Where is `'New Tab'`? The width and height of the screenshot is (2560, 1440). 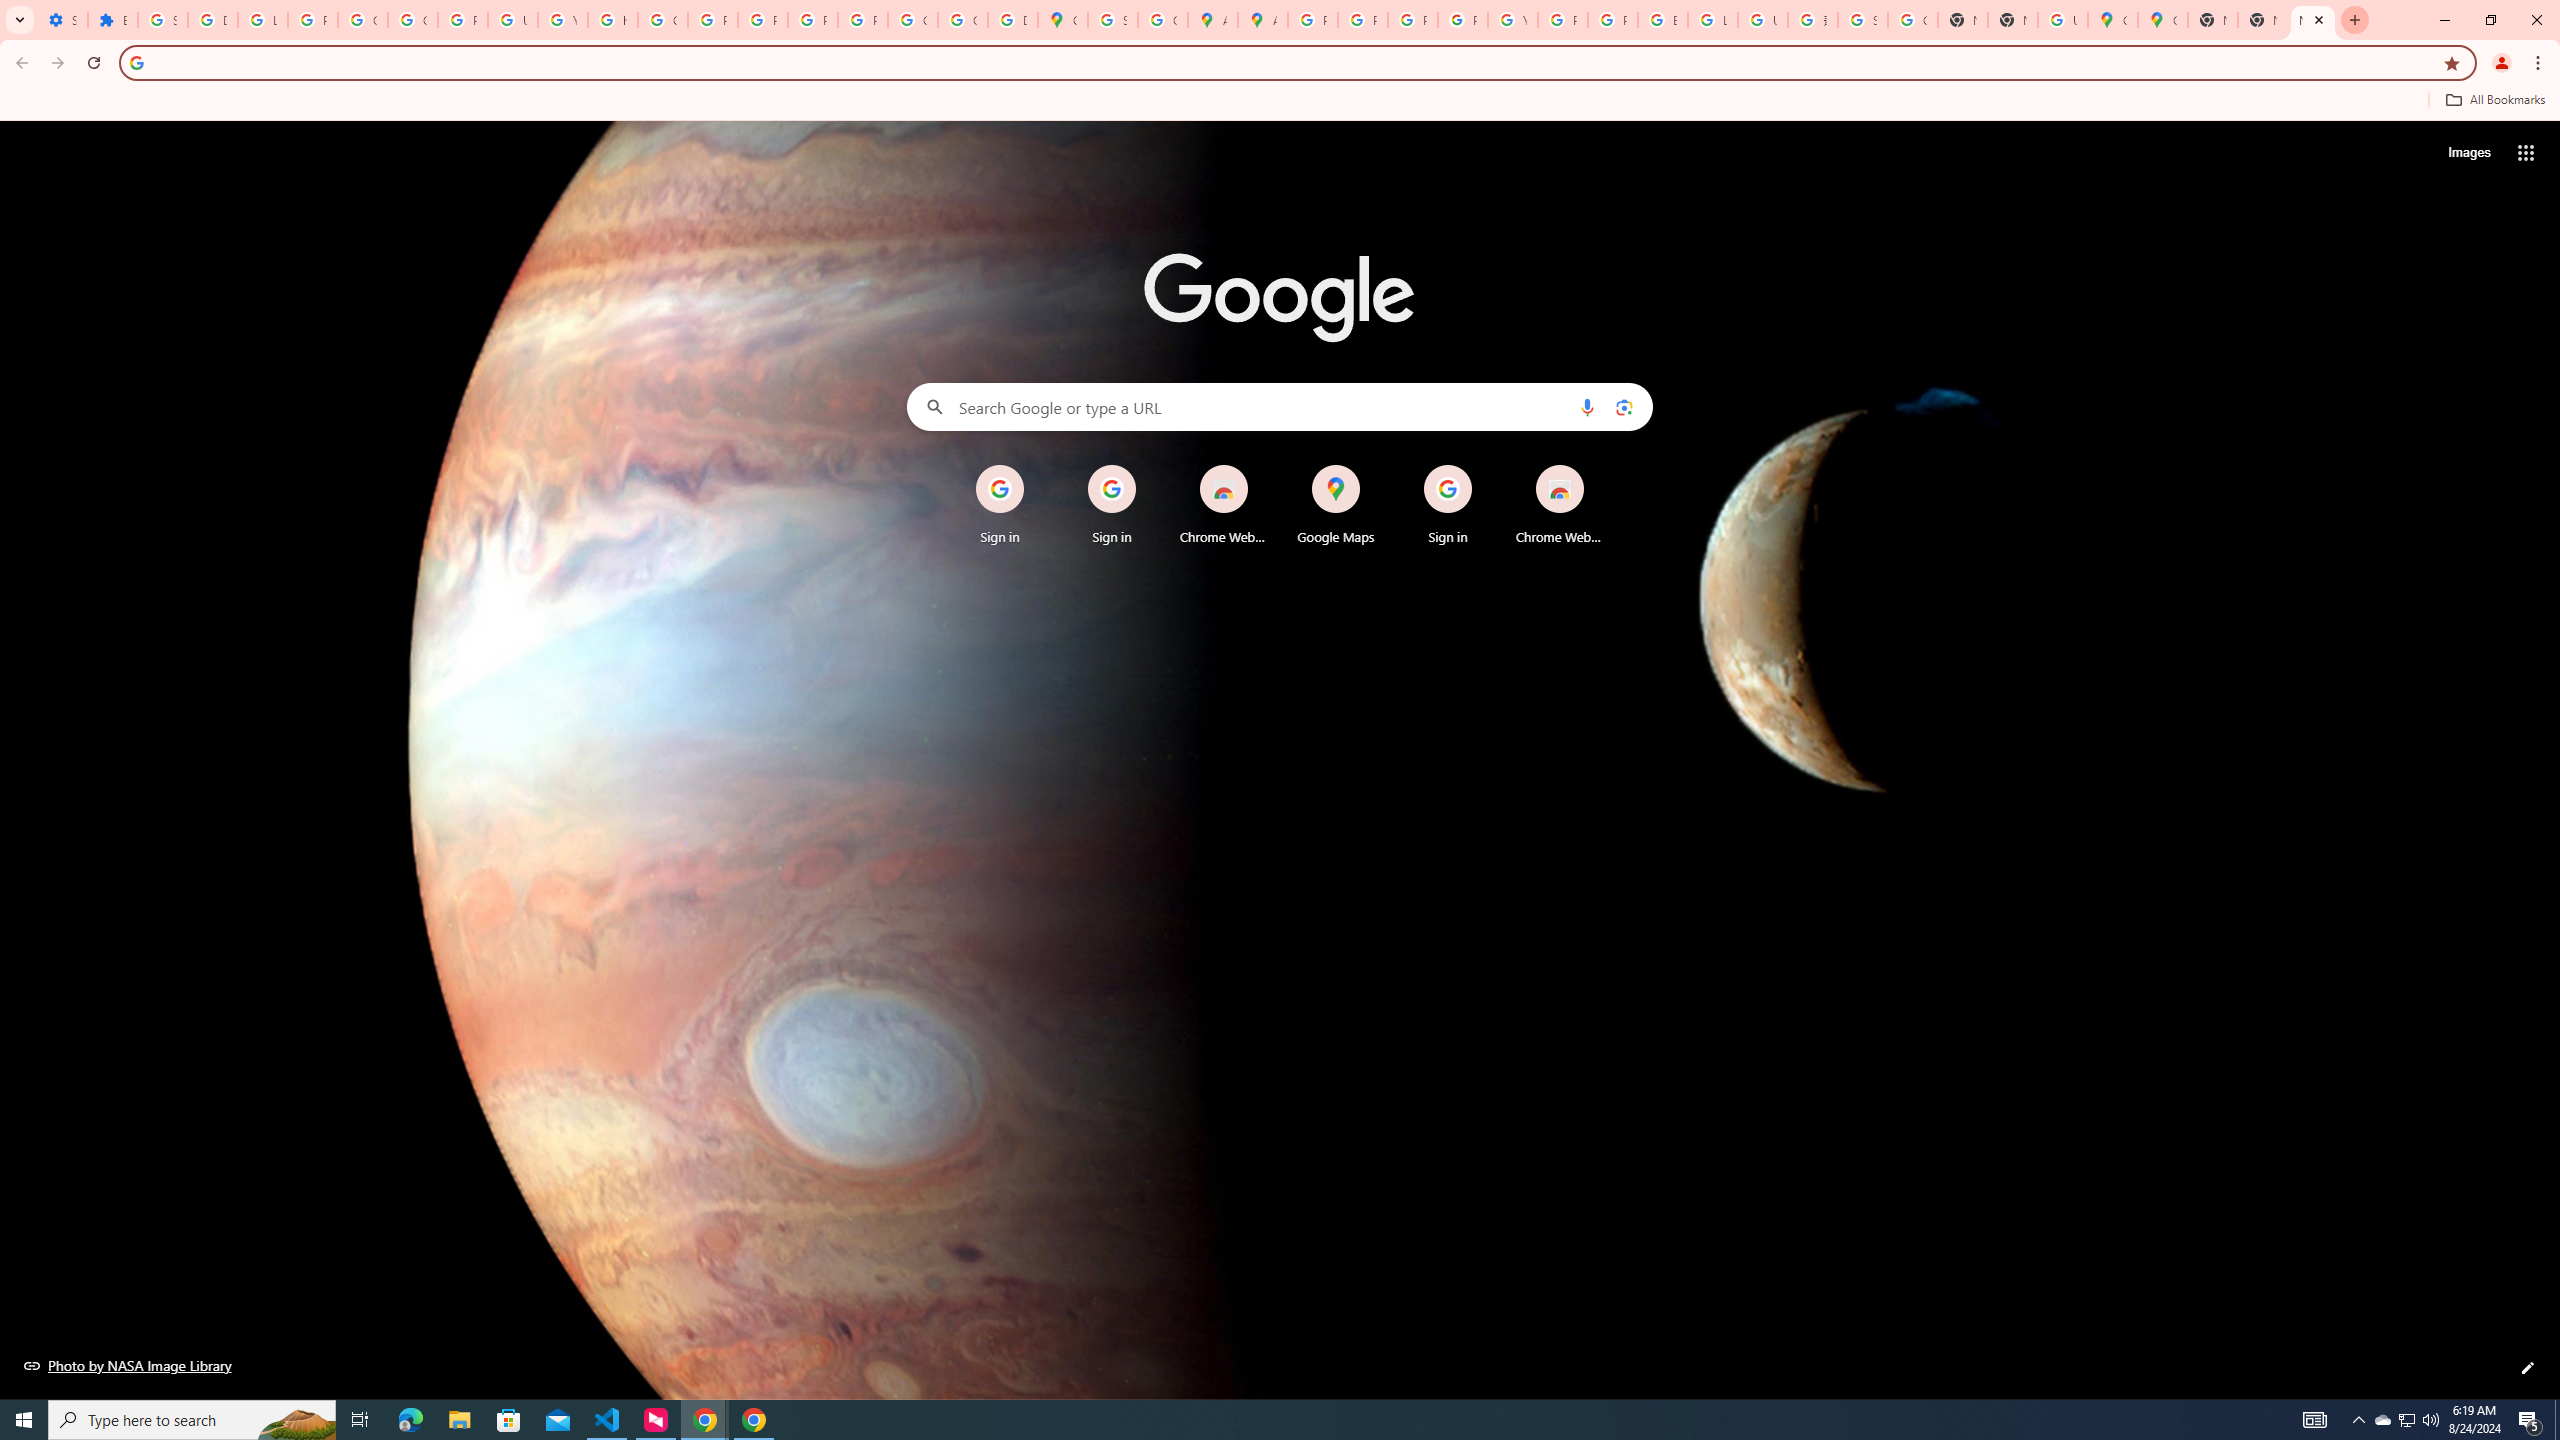
'New Tab' is located at coordinates (2213, 19).